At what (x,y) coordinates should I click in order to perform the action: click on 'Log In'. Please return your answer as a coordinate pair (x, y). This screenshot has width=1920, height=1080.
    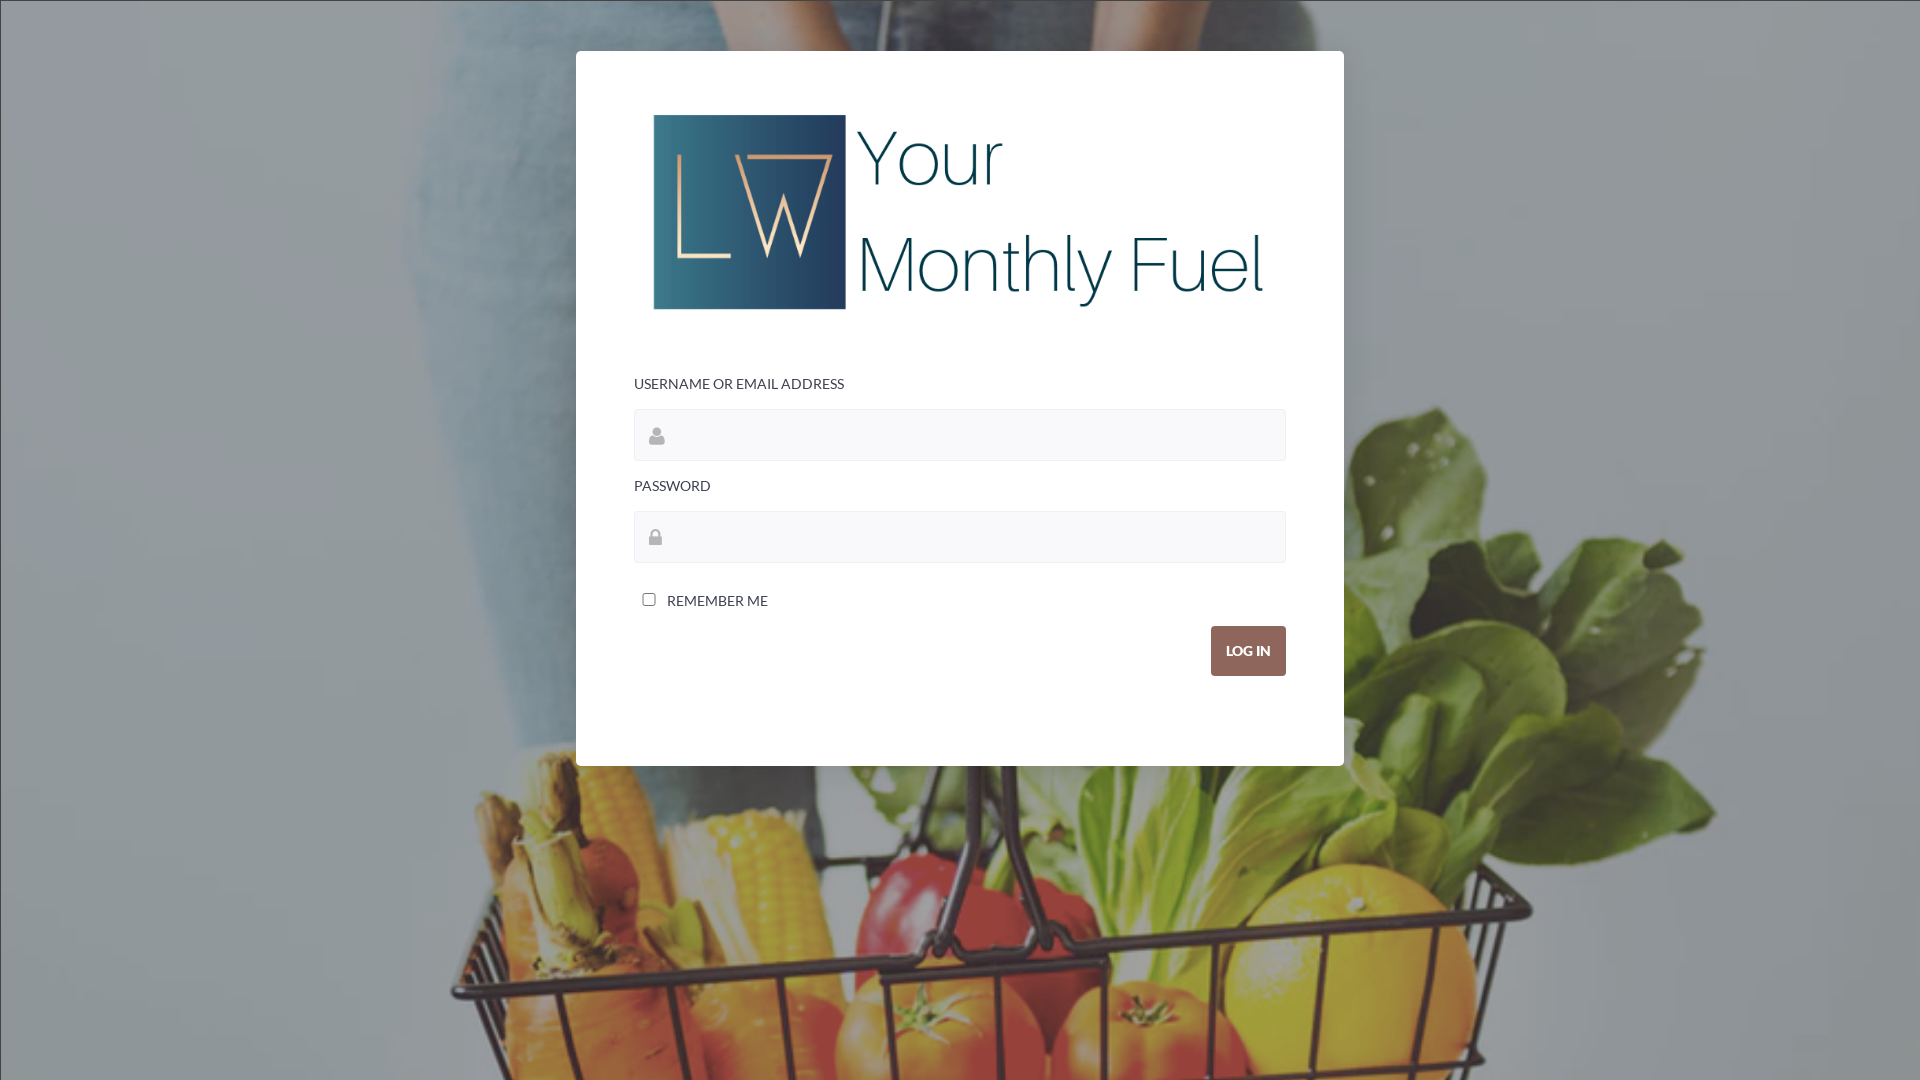
    Looking at the image, I should click on (1247, 651).